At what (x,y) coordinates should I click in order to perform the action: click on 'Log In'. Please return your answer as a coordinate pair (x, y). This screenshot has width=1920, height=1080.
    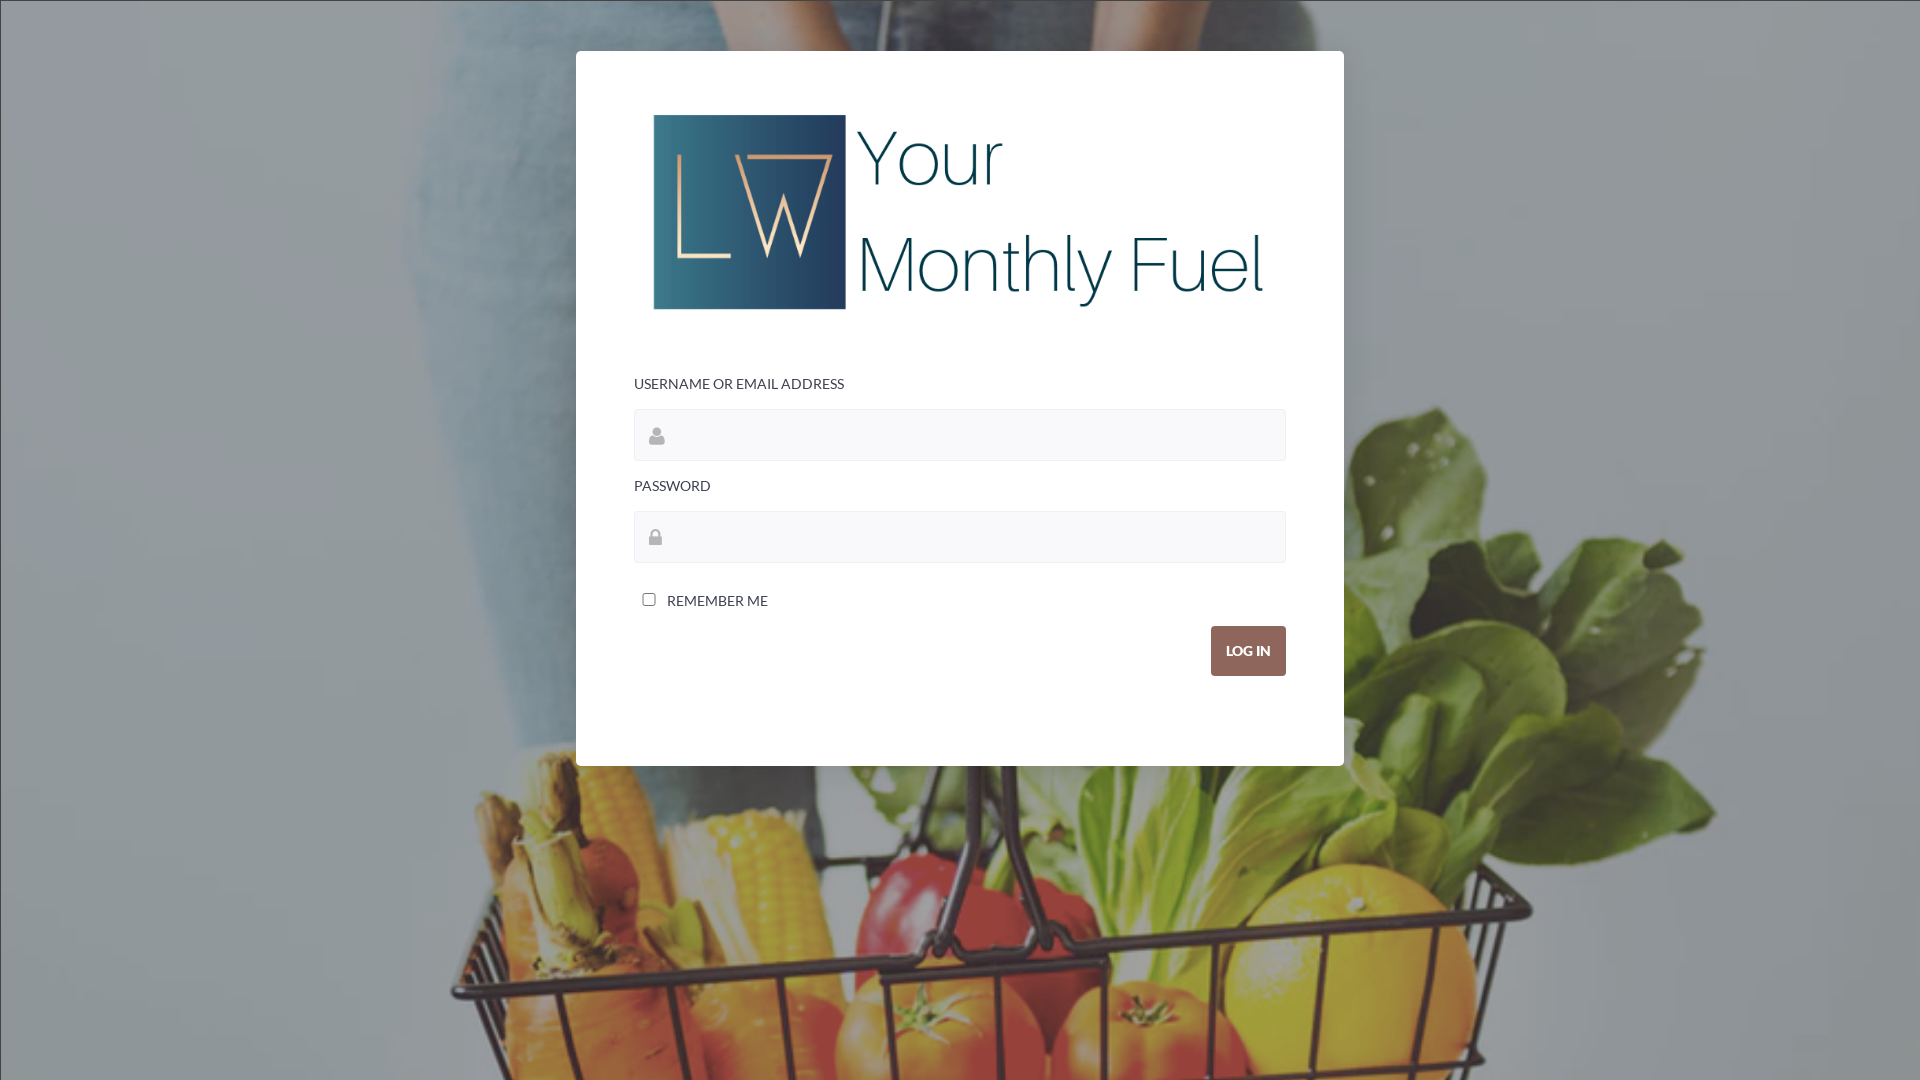
    Looking at the image, I should click on (1247, 651).